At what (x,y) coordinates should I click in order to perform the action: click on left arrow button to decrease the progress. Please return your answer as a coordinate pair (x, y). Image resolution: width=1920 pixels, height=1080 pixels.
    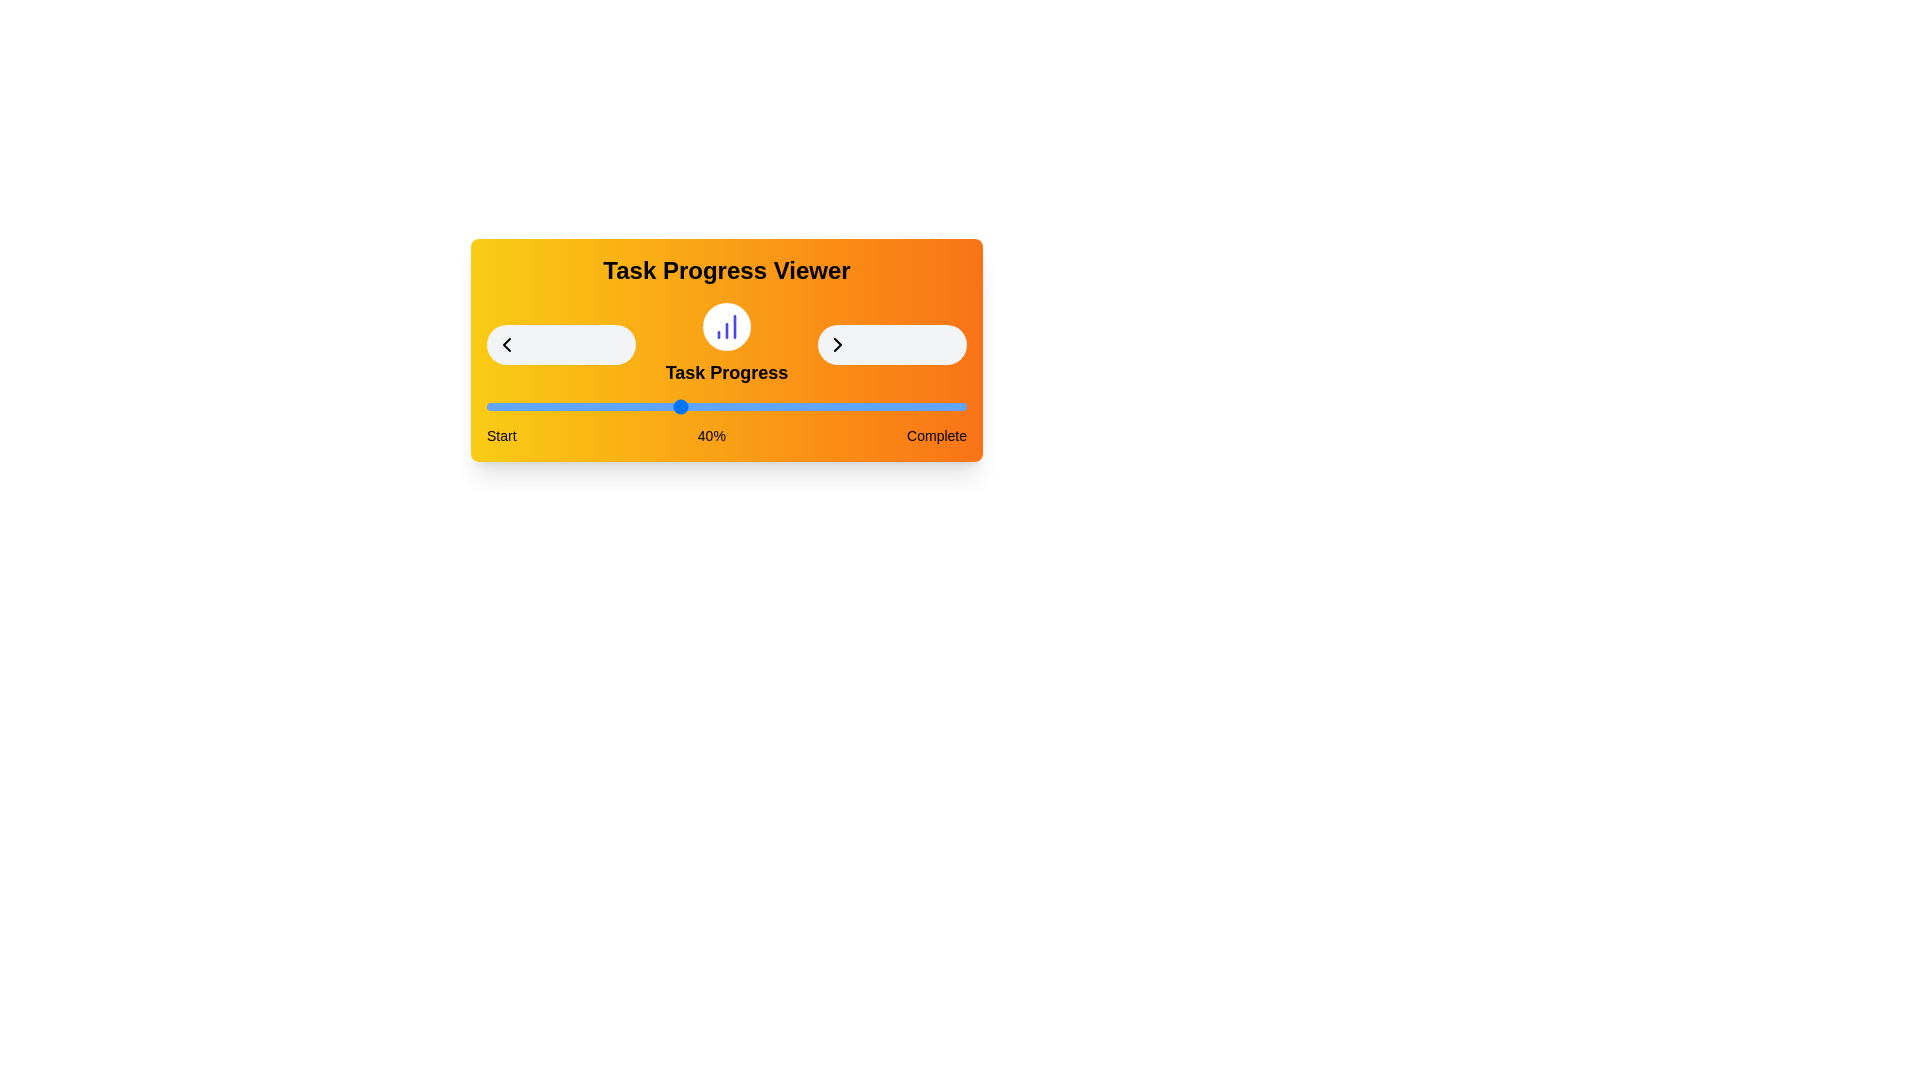
    Looking at the image, I should click on (560, 343).